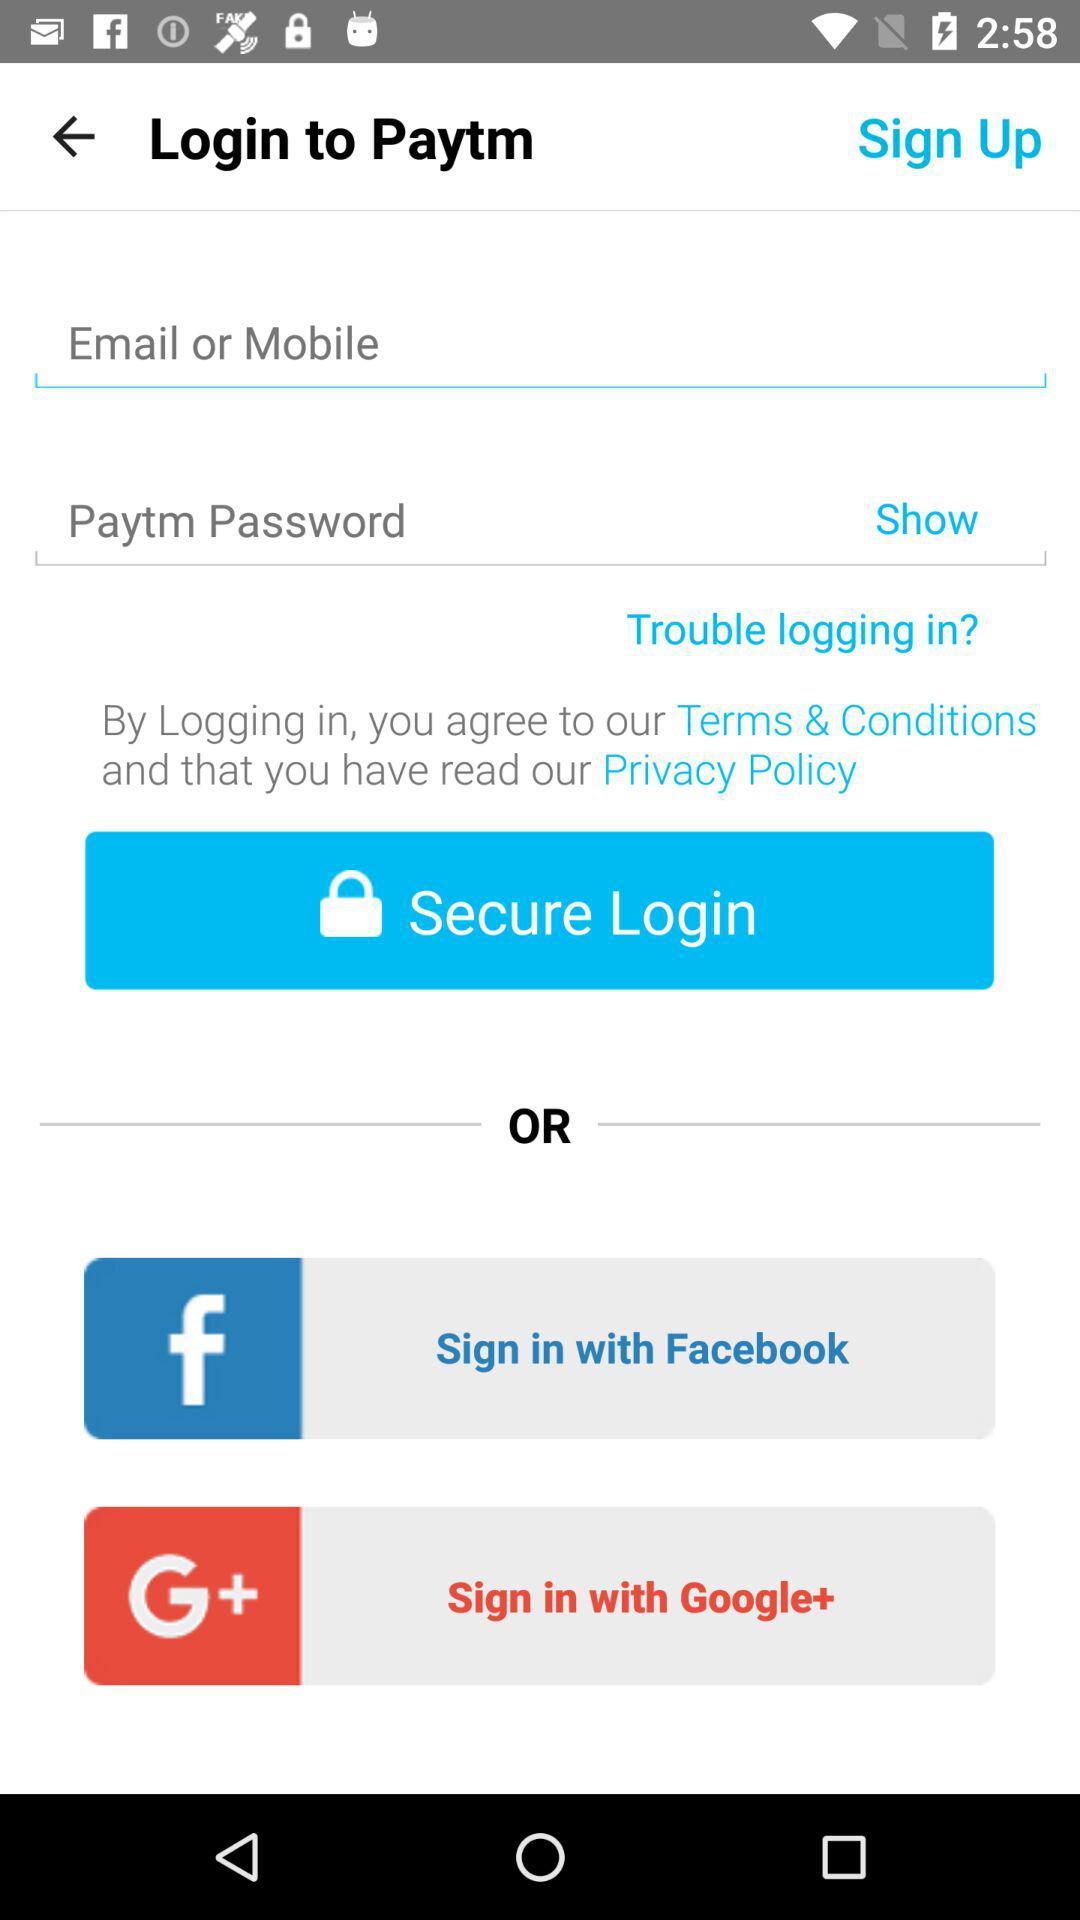 The width and height of the screenshot is (1080, 1920). What do you see at coordinates (959, 465) in the screenshot?
I see `the show icon` at bounding box center [959, 465].